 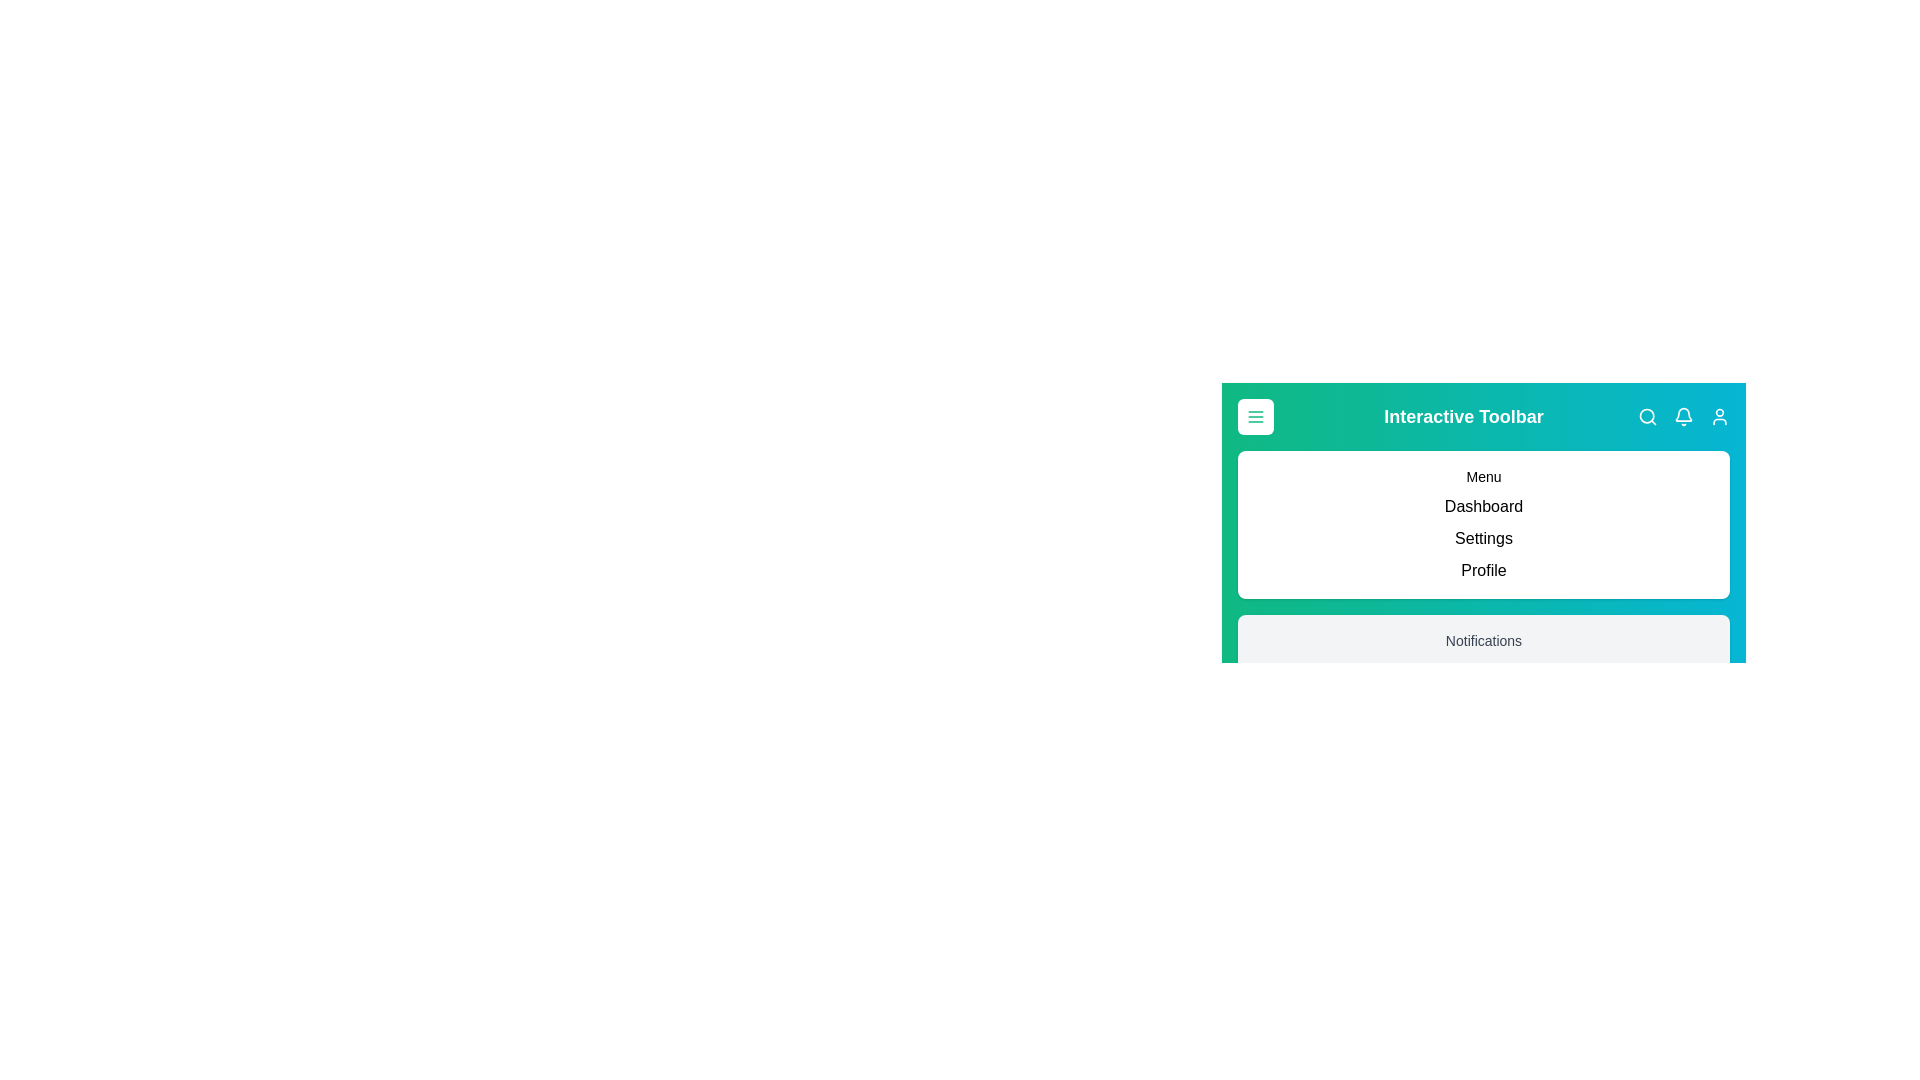 What do you see at coordinates (1683, 415) in the screenshot?
I see `the bell icon to toggle the notifications panel visibility` at bounding box center [1683, 415].